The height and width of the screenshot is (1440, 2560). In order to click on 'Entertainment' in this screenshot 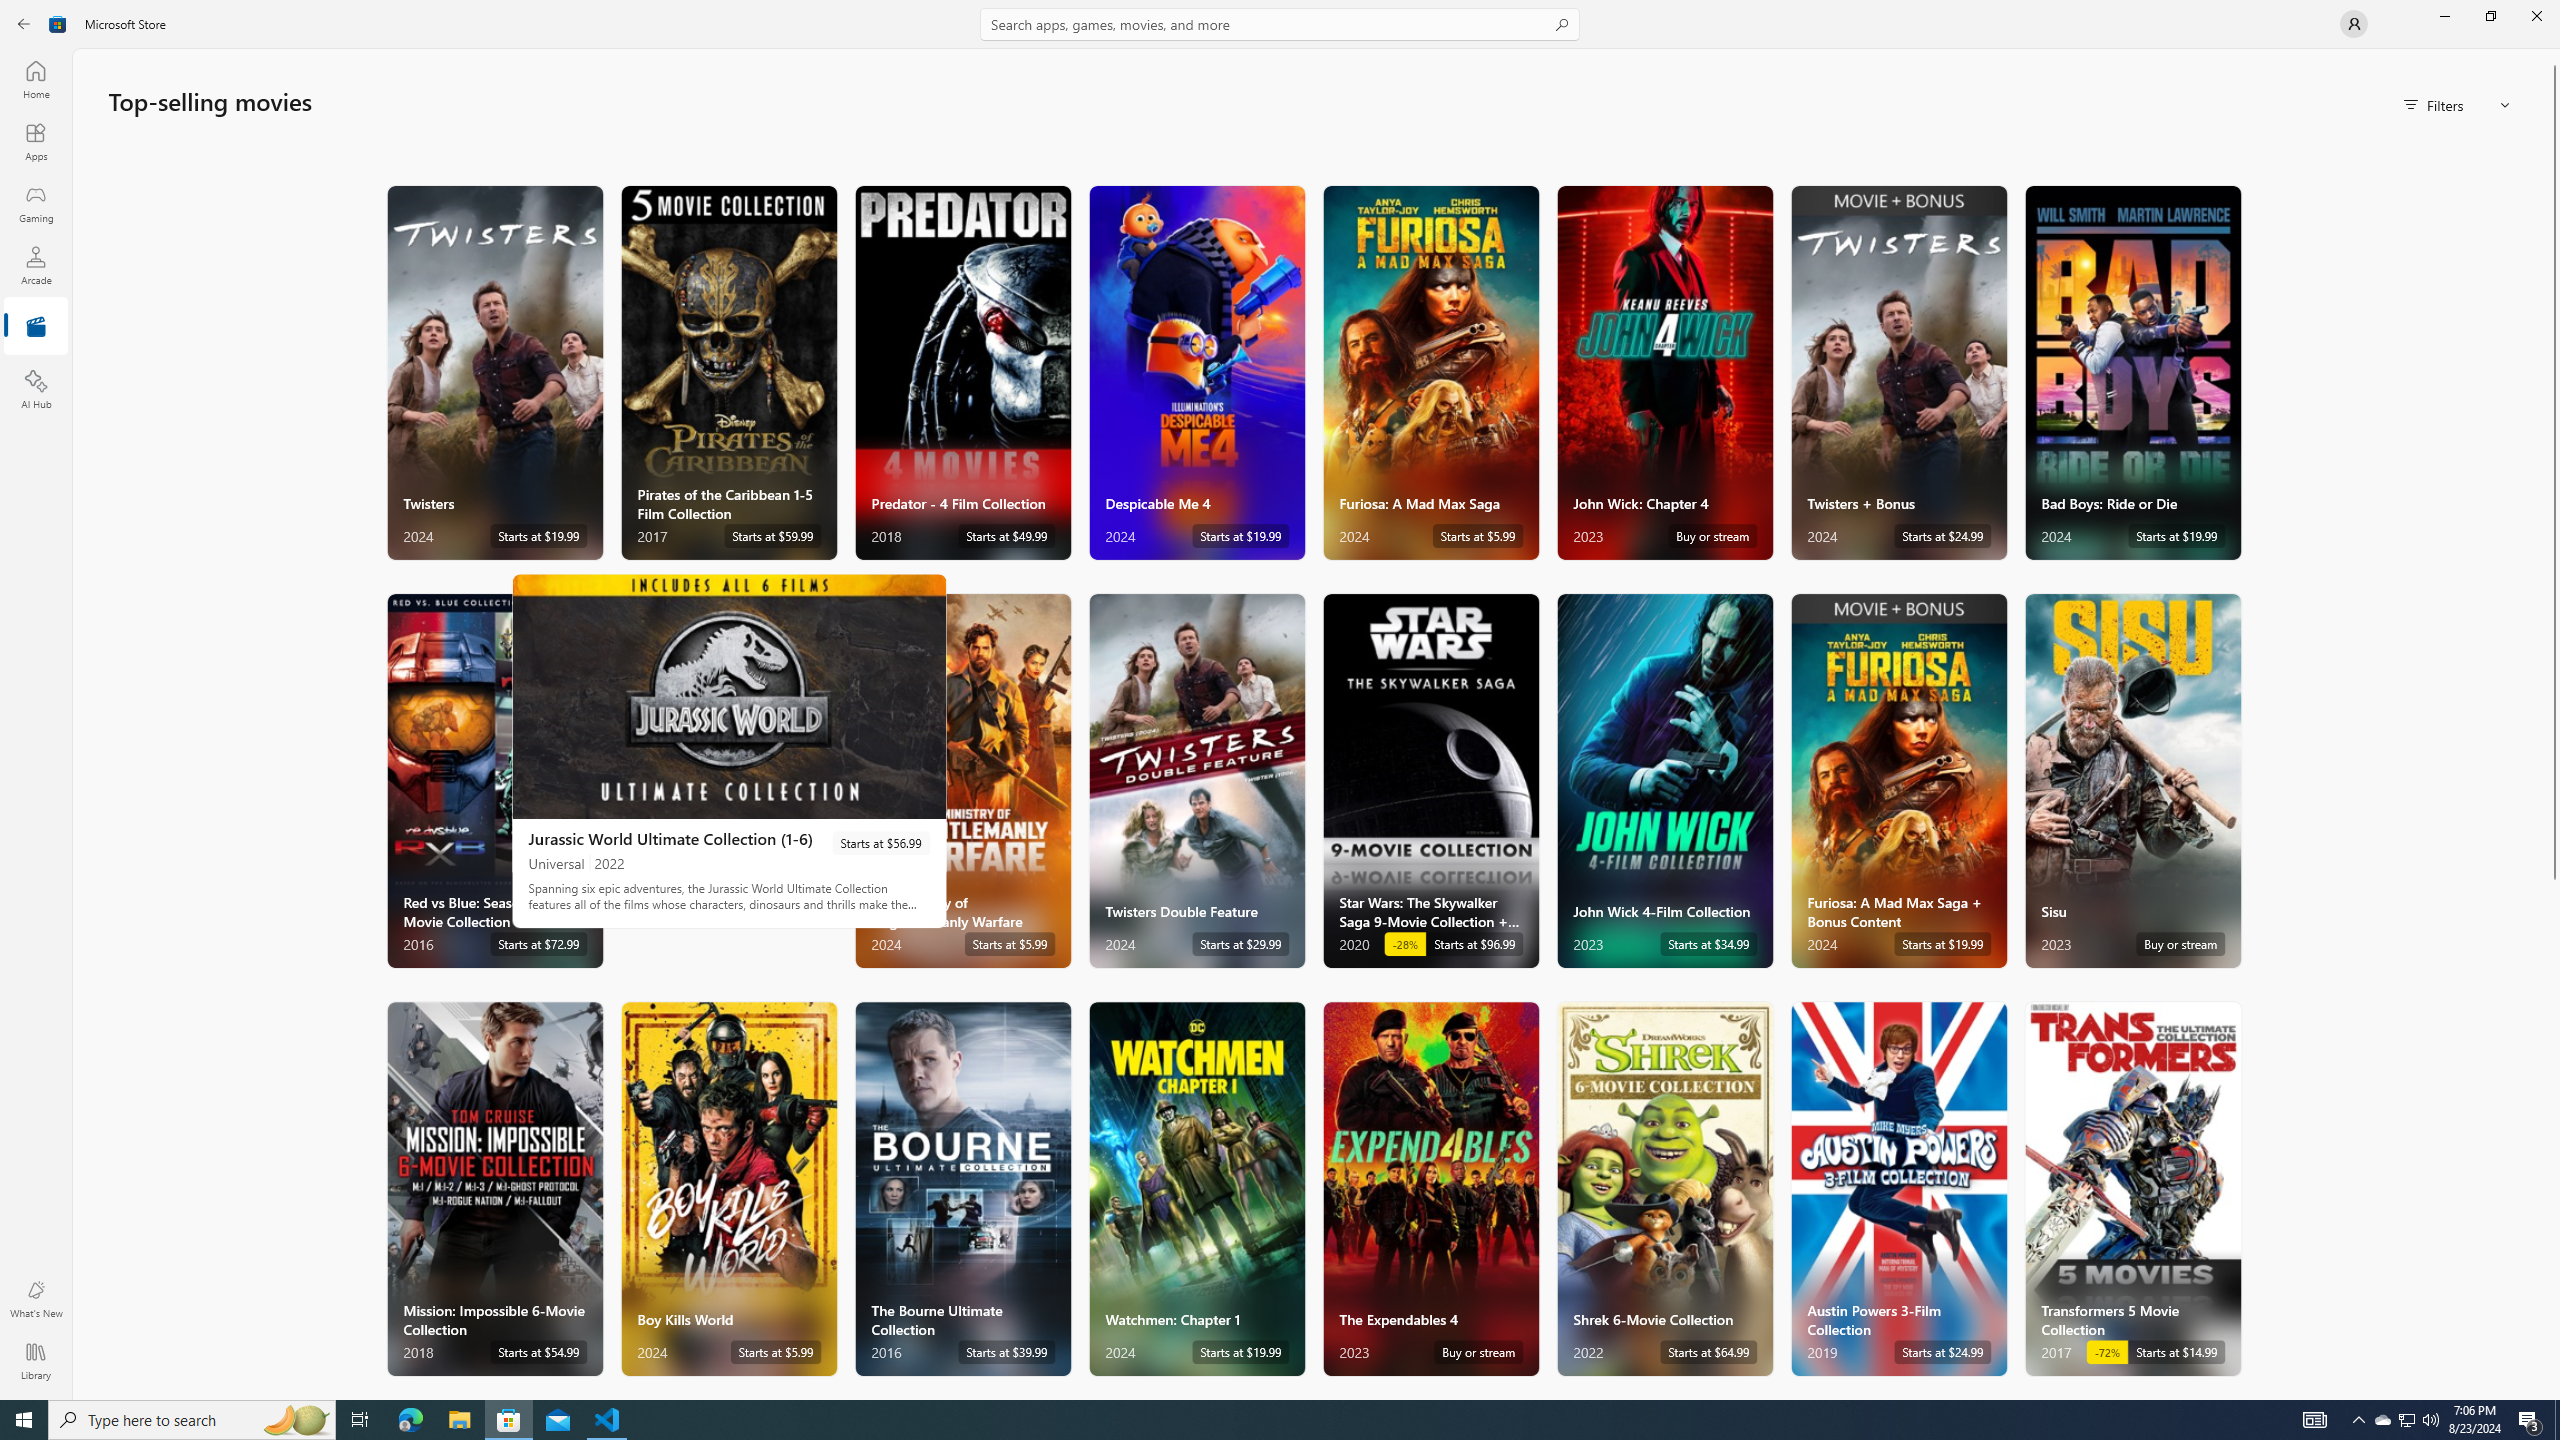, I will do `click(34, 326)`.